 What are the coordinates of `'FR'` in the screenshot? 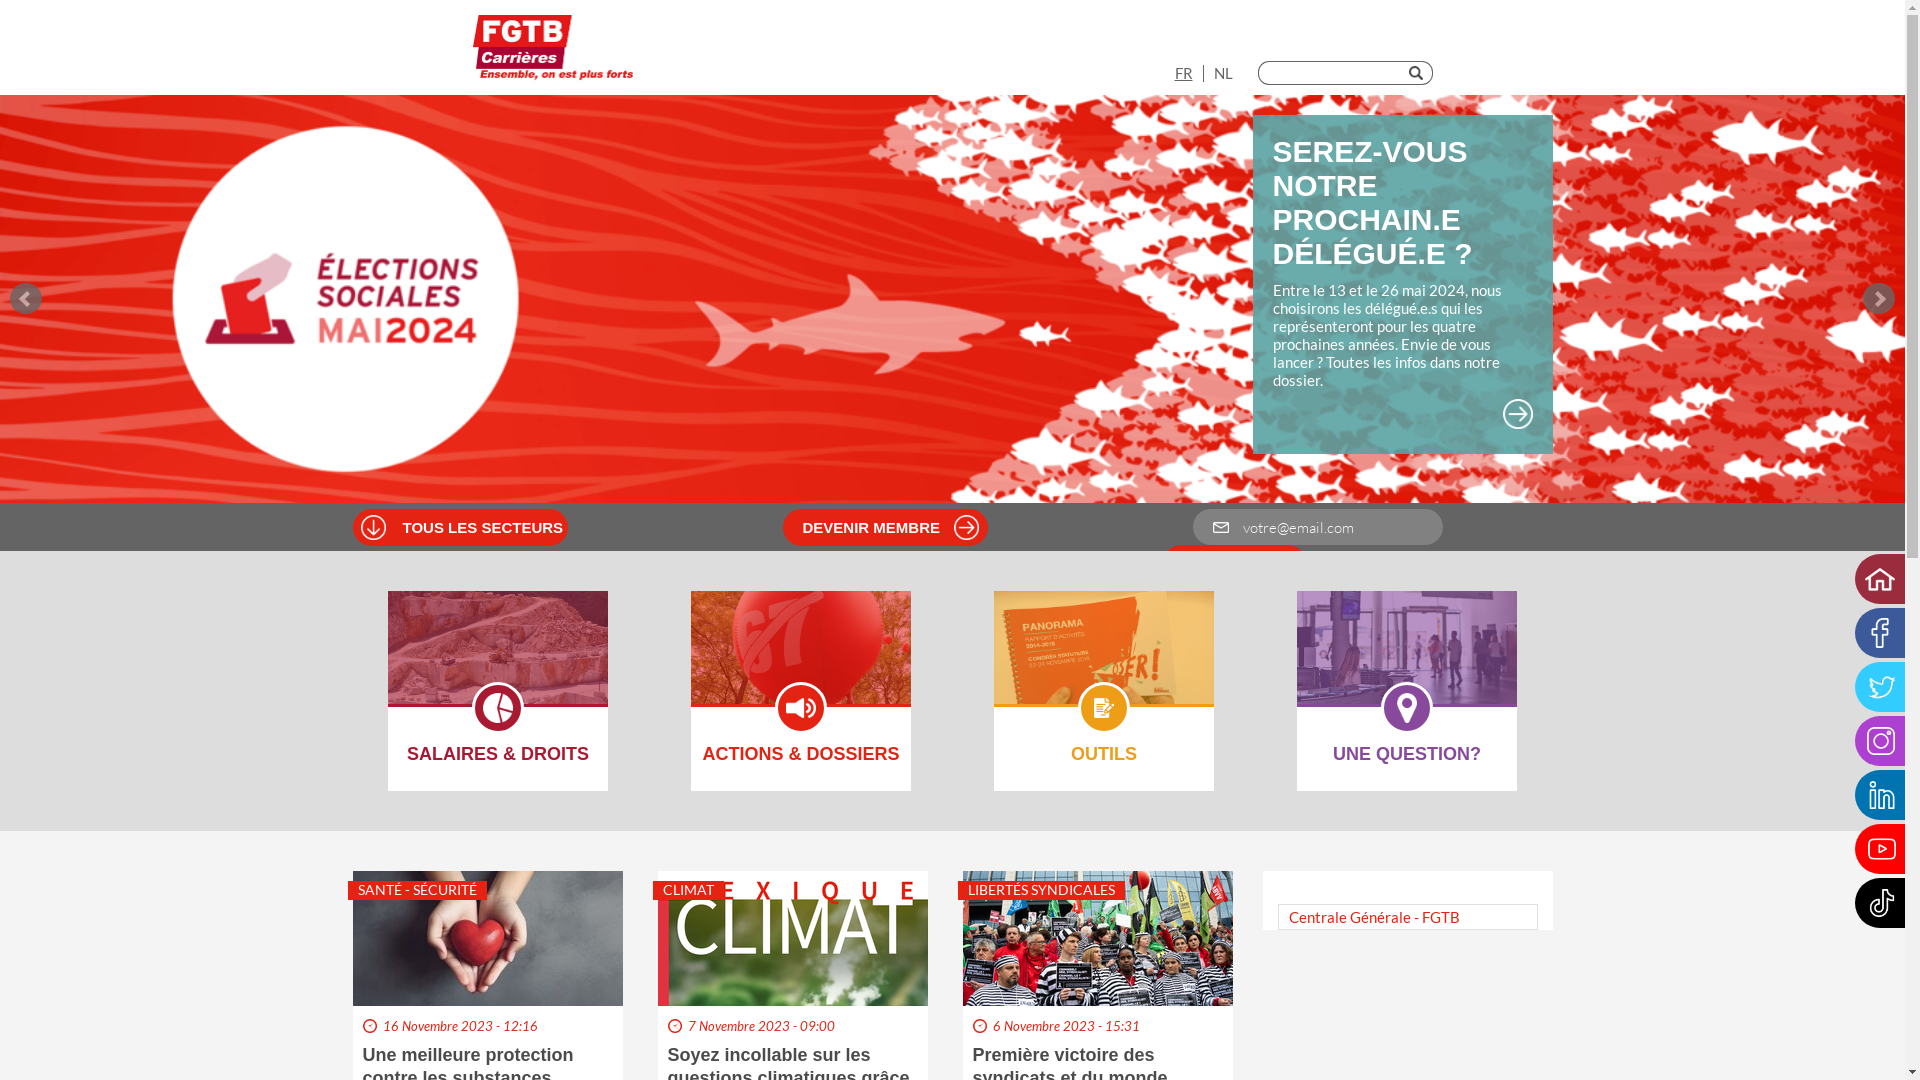 It's located at (1174, 72).